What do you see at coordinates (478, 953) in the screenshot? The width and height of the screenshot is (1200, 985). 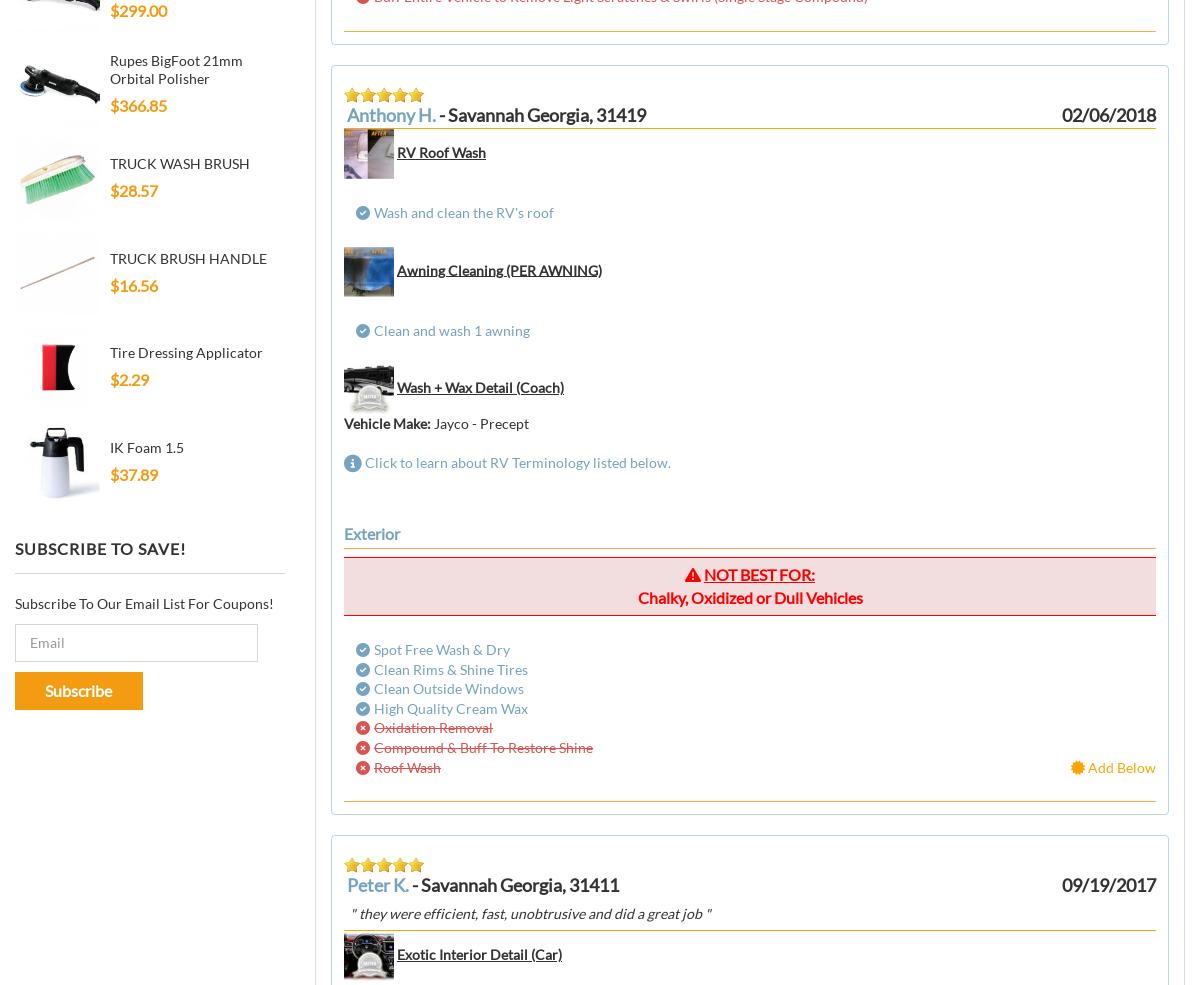 I see `'Exotic Interior Detail (Car)'` at bounding box center [478, 953].